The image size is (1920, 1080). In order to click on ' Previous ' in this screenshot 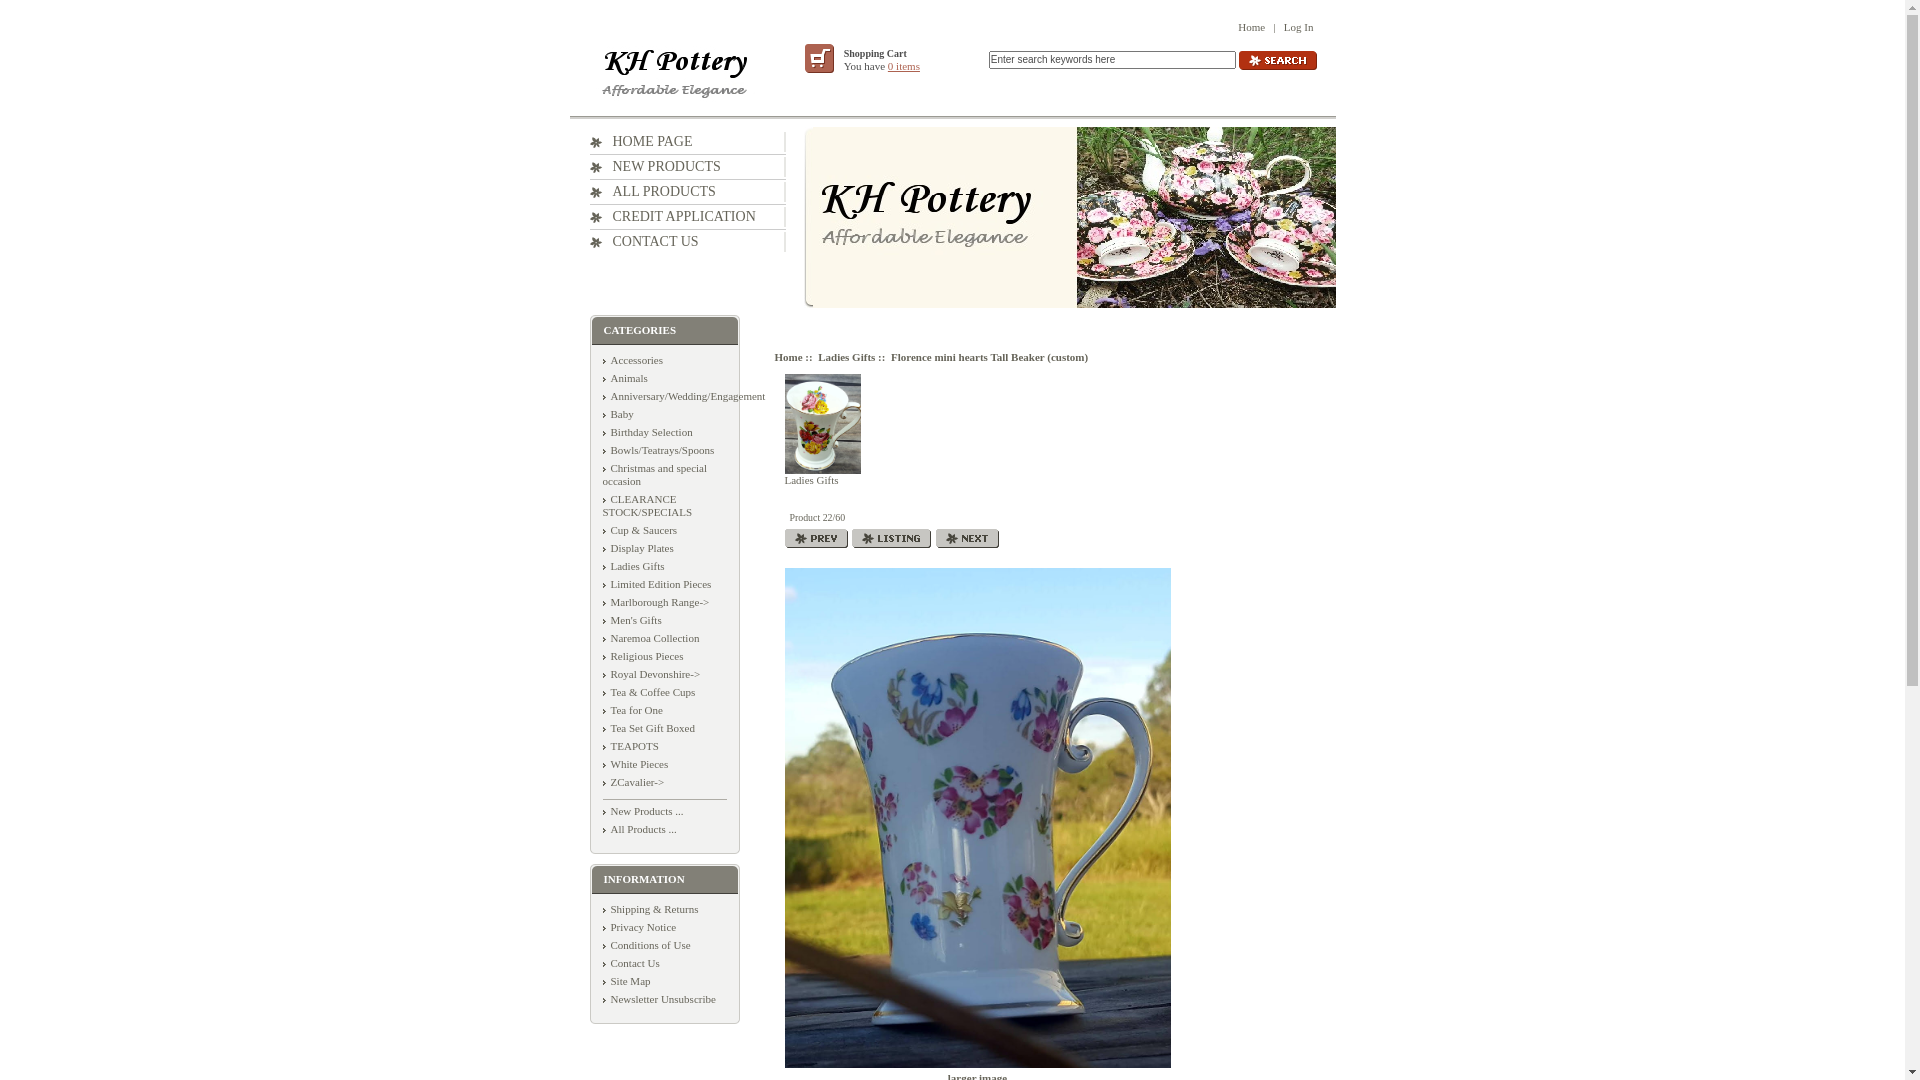, I will do `click(815, 537)`.